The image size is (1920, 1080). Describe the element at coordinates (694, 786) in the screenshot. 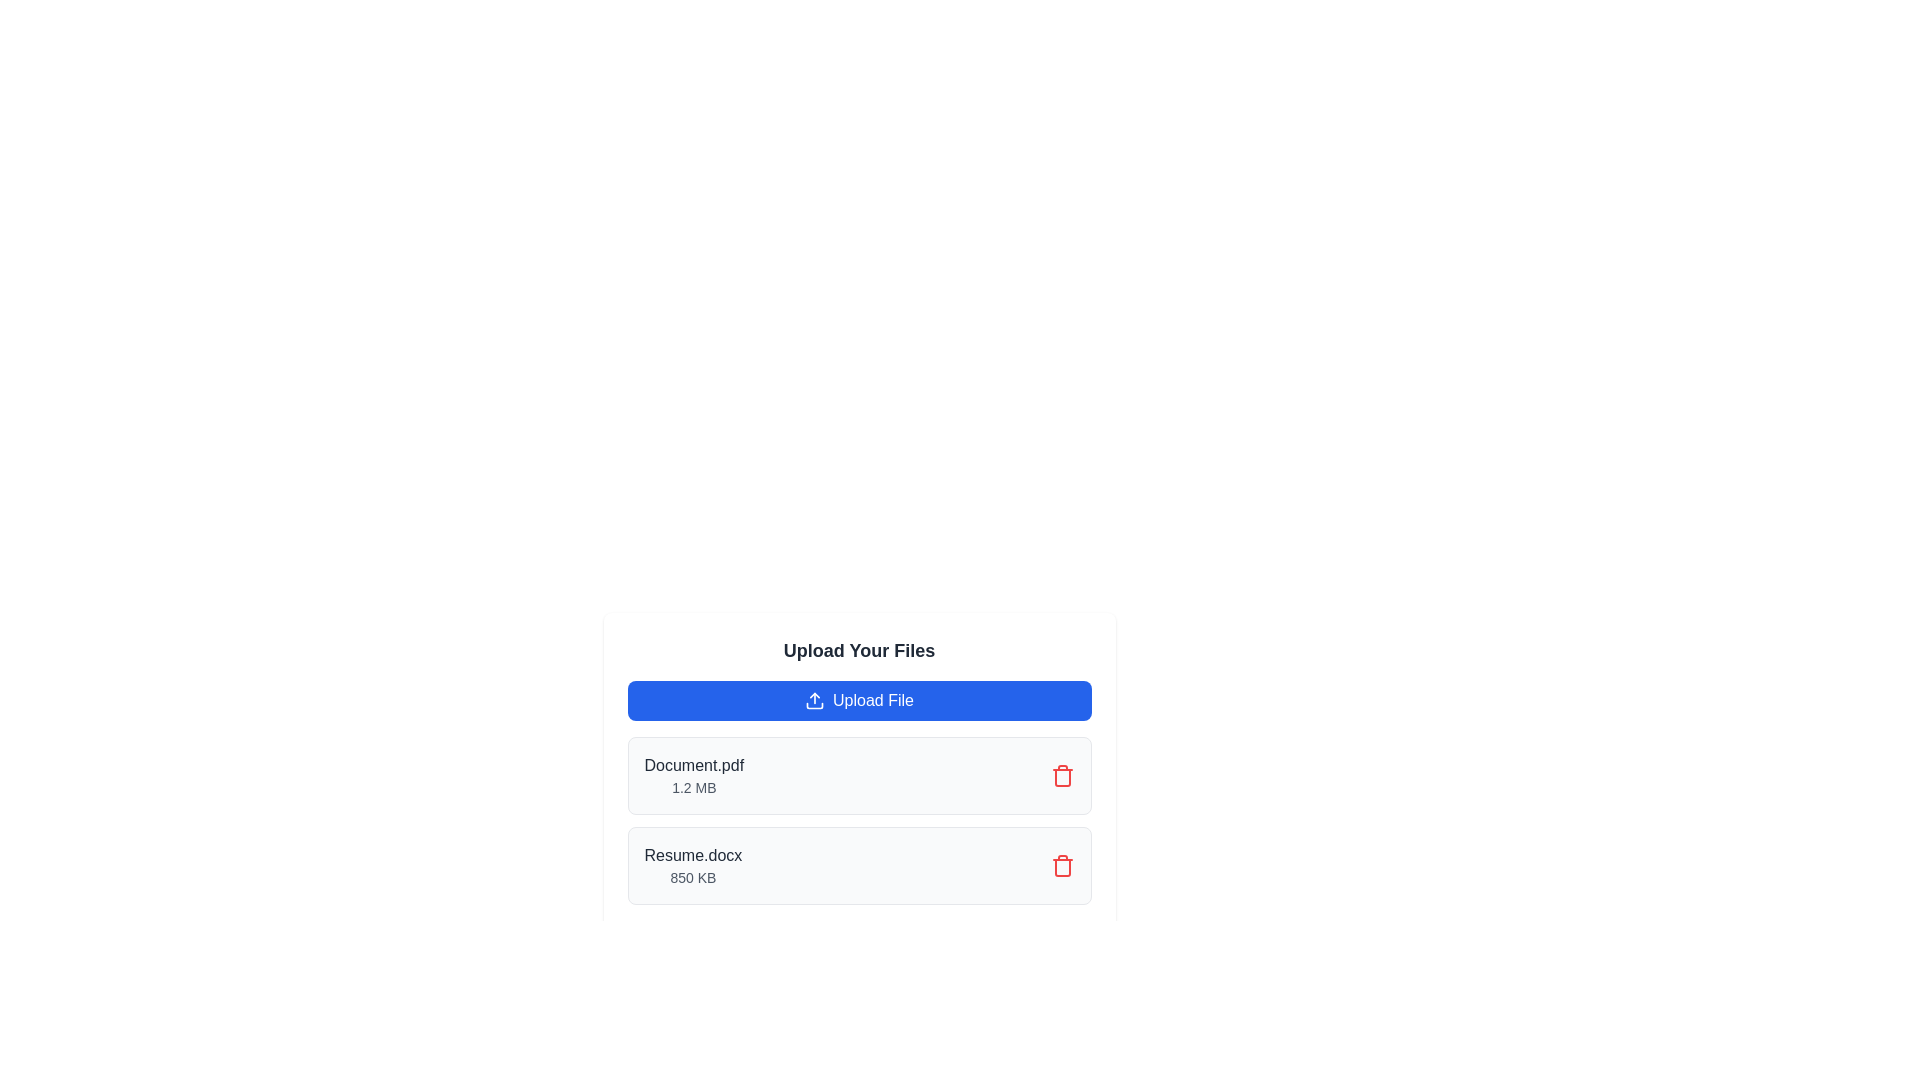

I see `the text label indicating the file size of 'Document.pdf', which is located directly below the file name in the document list` at that location.